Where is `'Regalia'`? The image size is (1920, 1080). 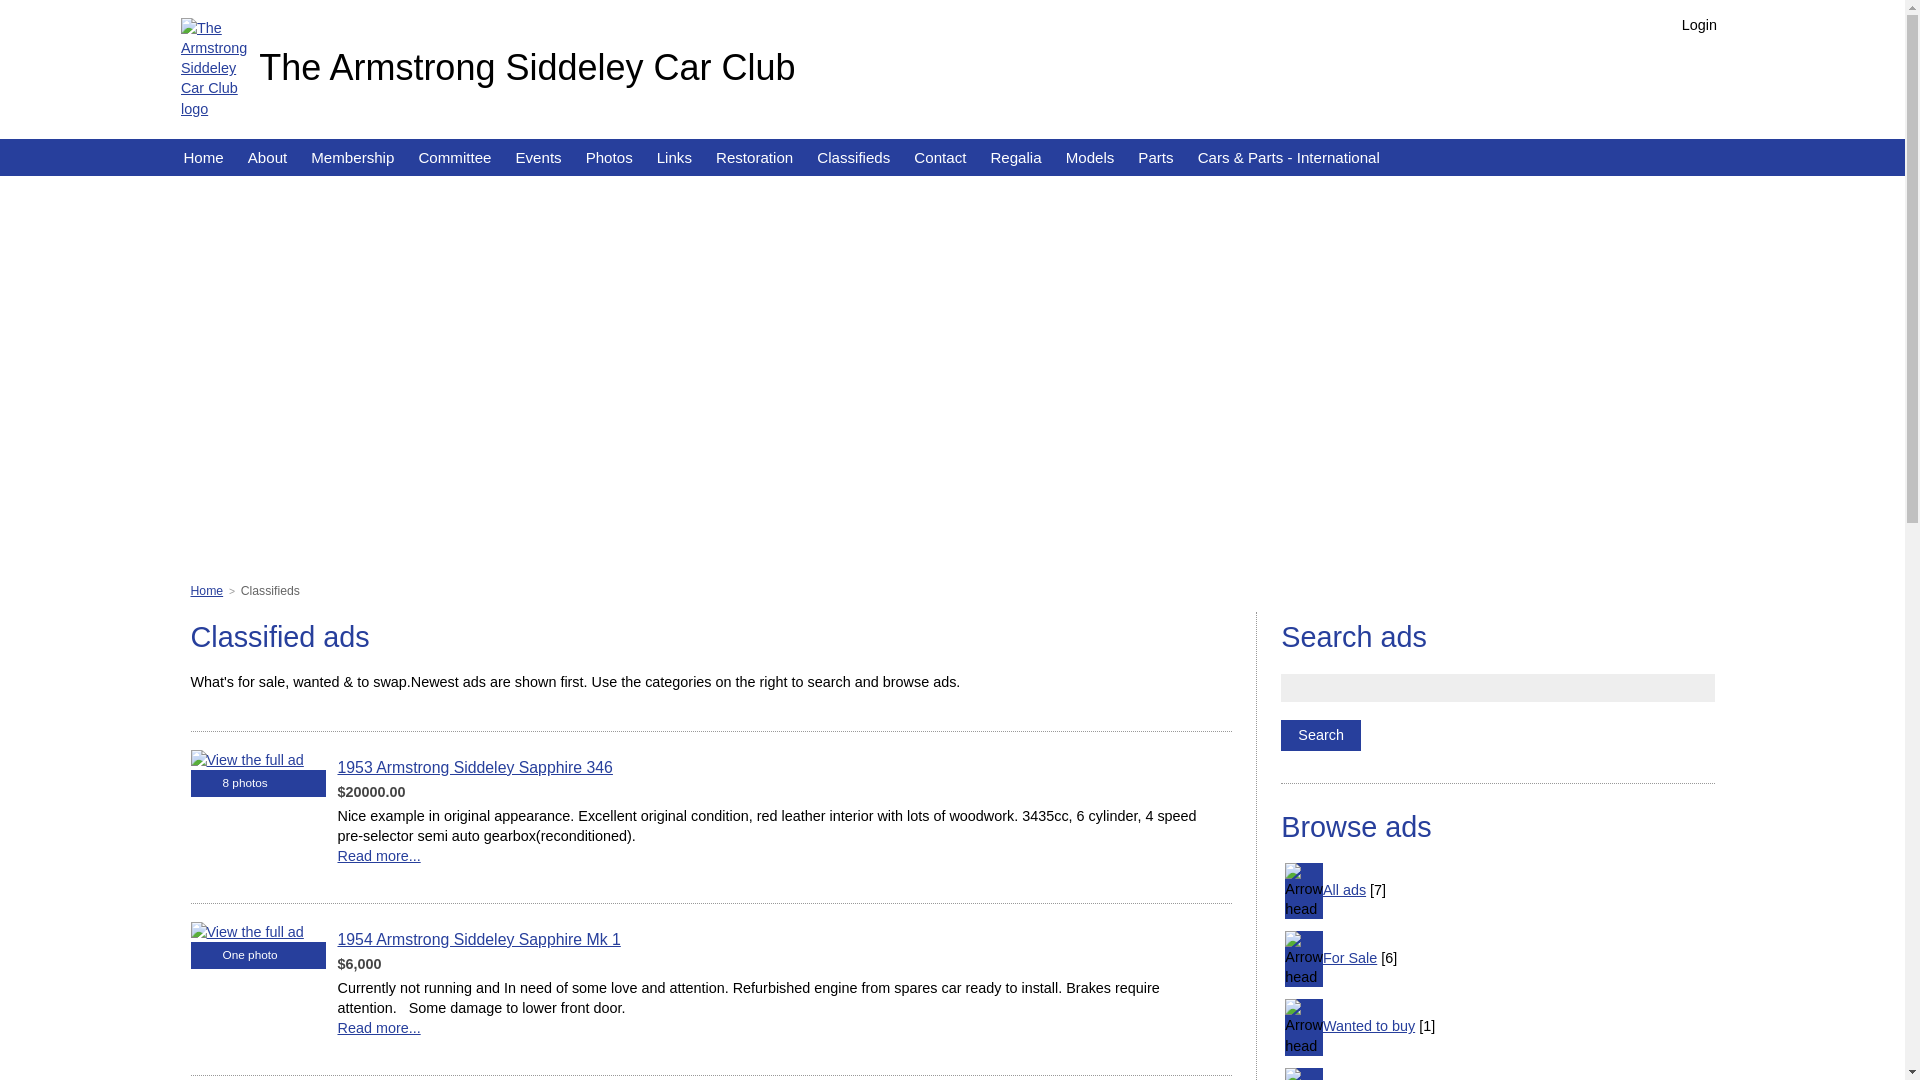
'Regalia' is located at coordinates (978, 157).